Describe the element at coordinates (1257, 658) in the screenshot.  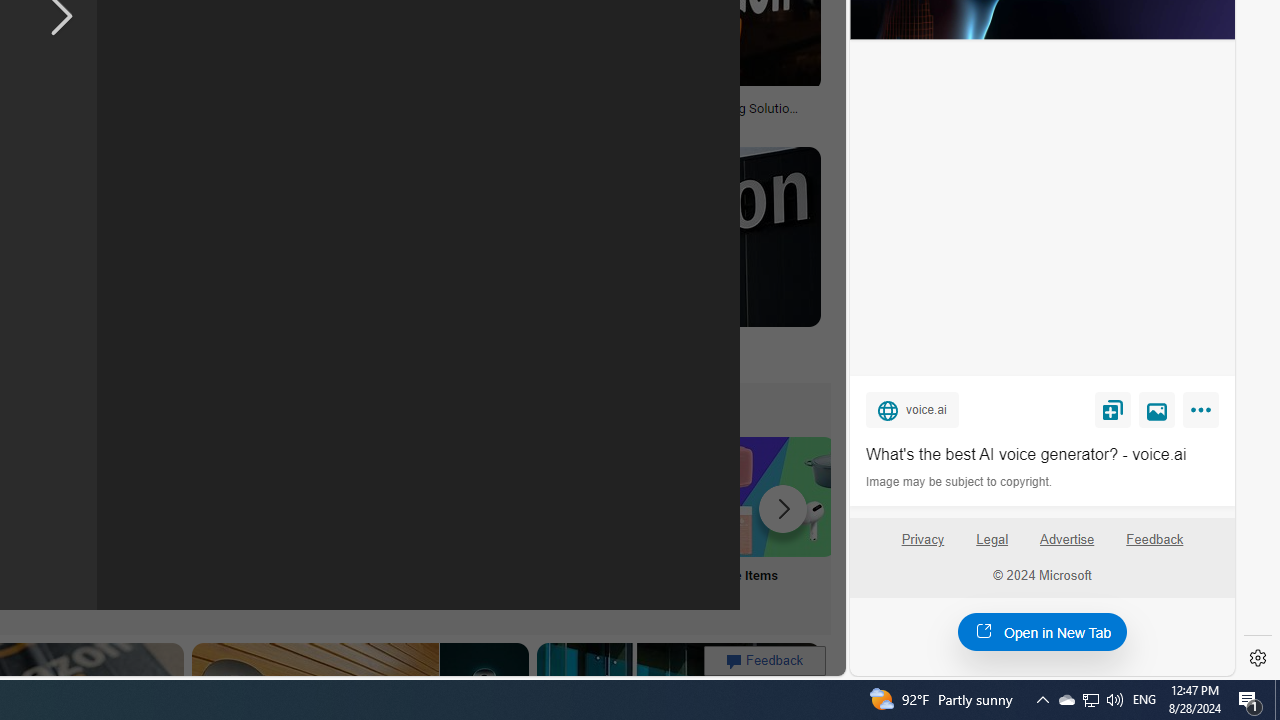
I see `'Settings'` at that location.